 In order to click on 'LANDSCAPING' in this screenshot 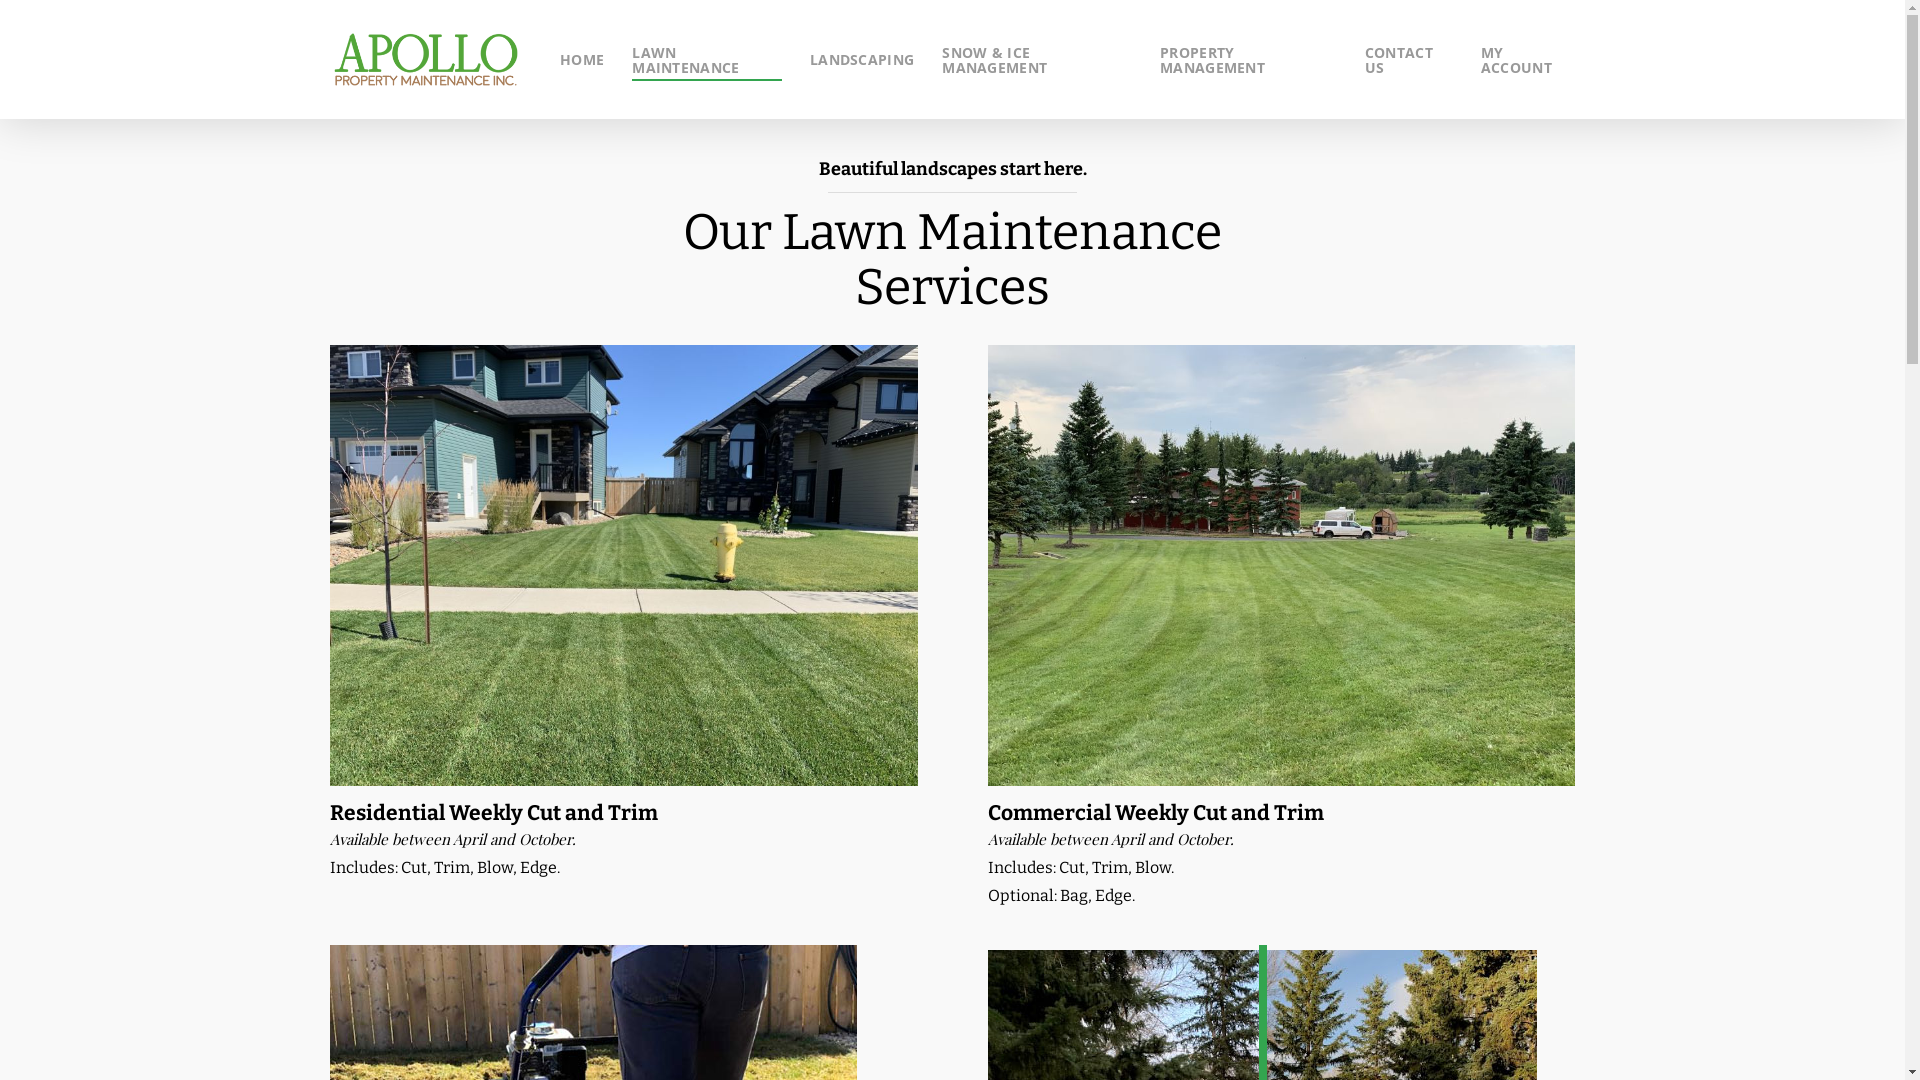, I will do `click(810, 58)`.